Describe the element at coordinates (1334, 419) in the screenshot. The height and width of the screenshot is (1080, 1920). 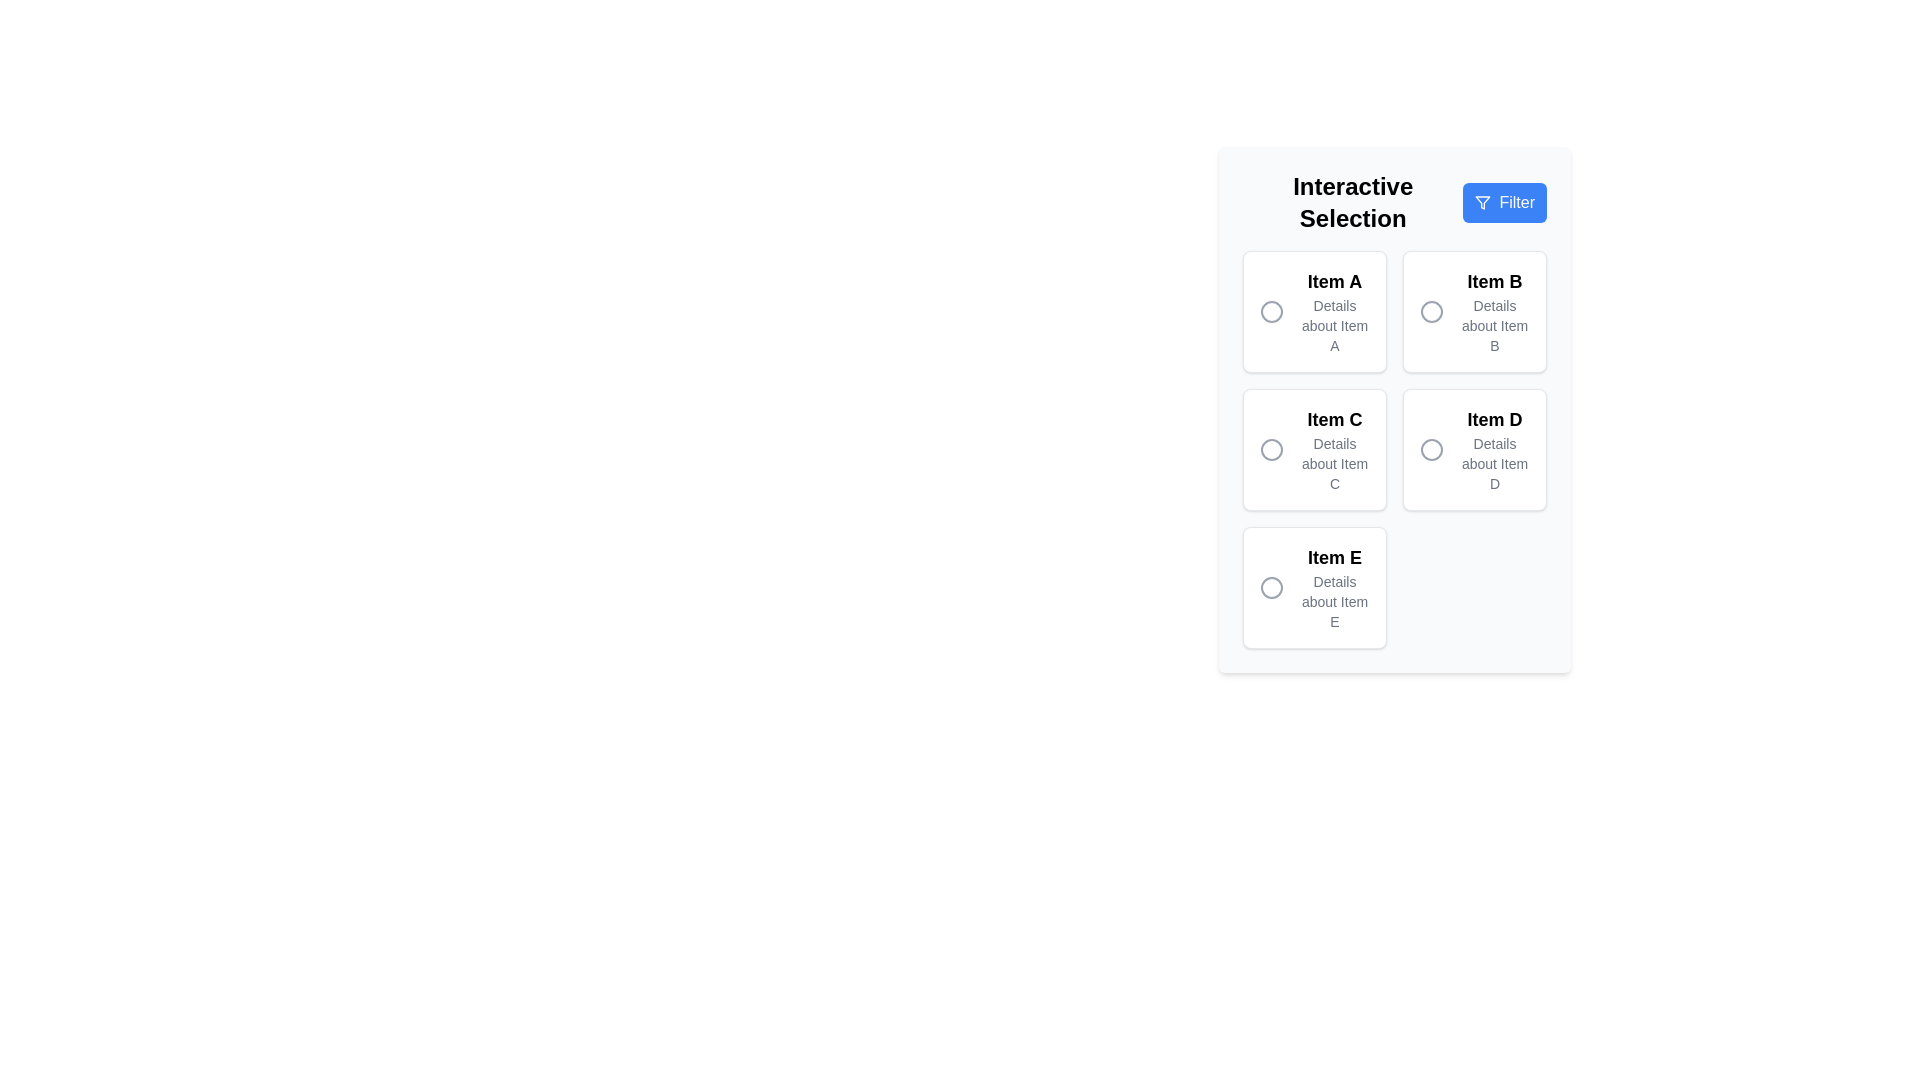
I see `the static text label located in the left-side column of the second row in the grid layout, which serves as a clear identifier for the related item` at that location.